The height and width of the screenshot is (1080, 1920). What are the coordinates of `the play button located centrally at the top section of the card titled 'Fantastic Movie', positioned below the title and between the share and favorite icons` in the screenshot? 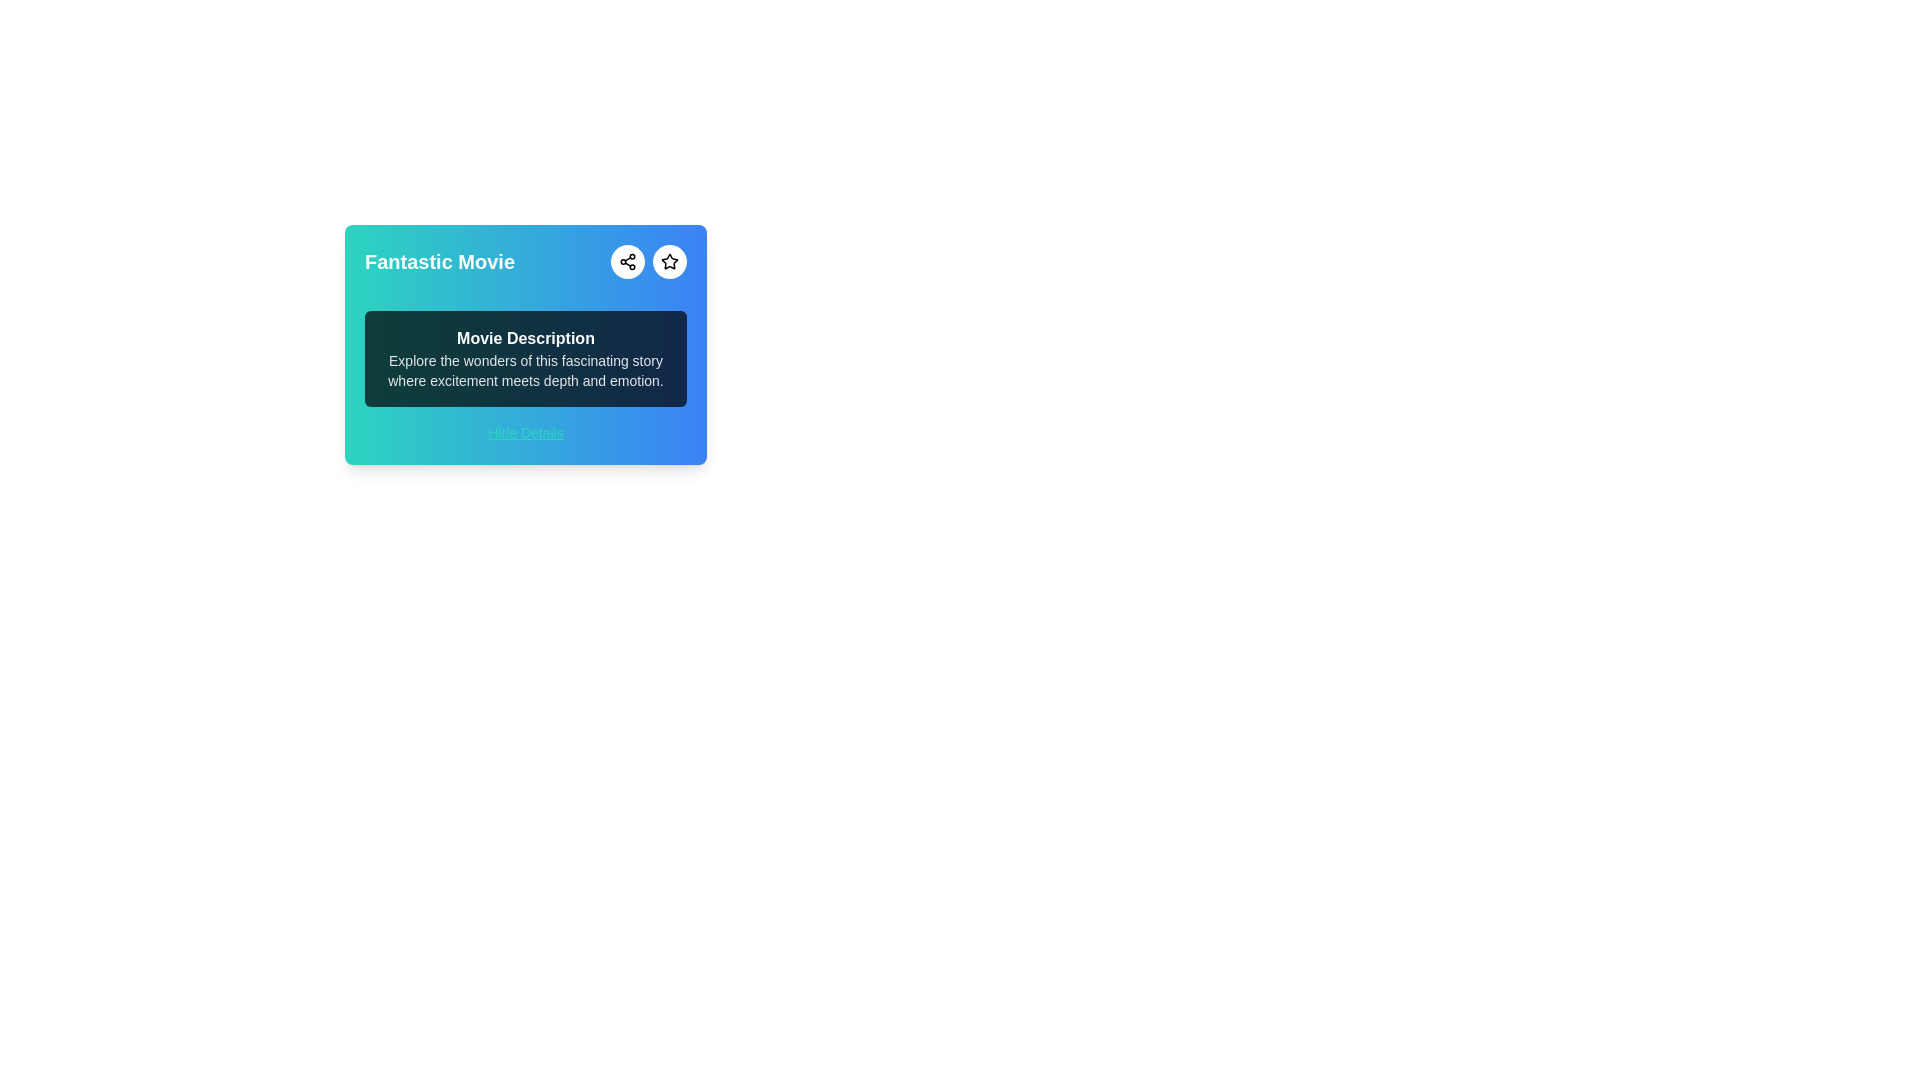 It's located at (526, 294).